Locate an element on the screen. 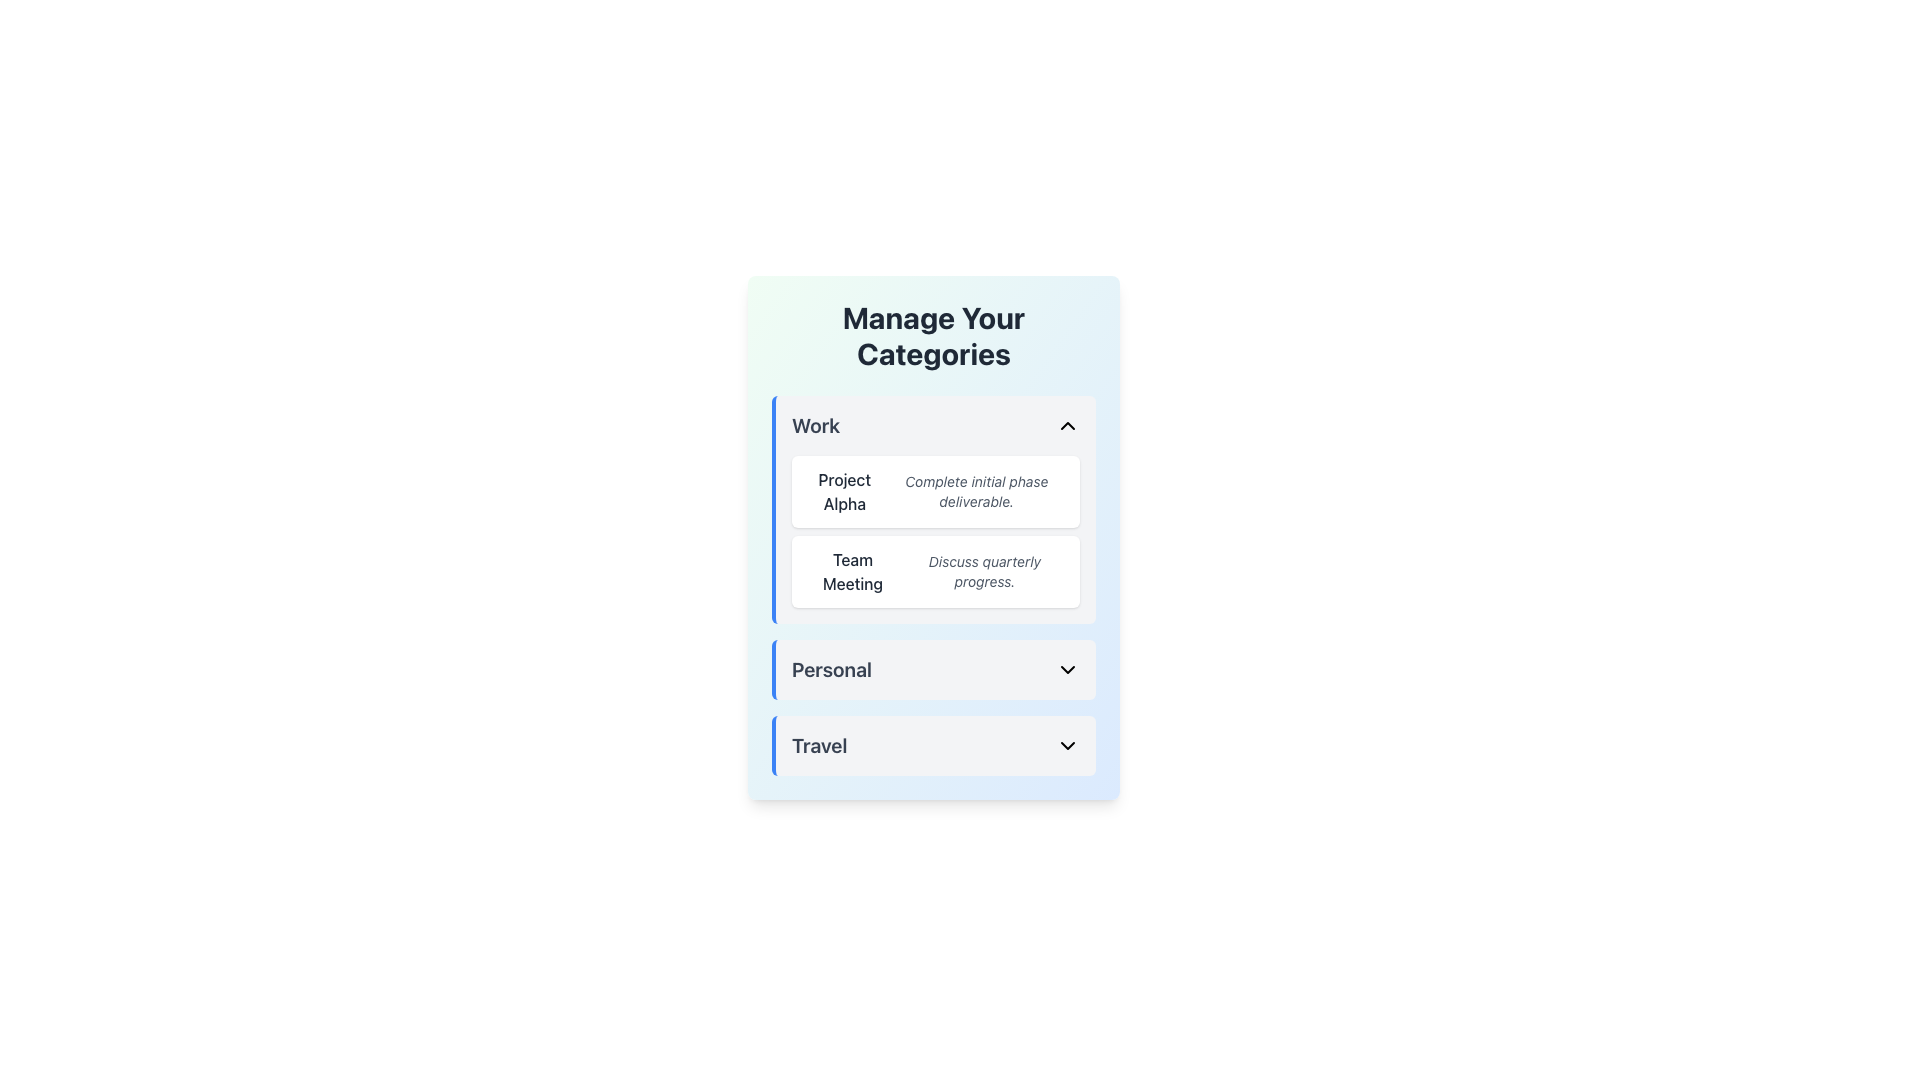 Image resolution: width=1920 pixels, height=1080 pixels. the dropdown or collapsible menu toggle for the 'Personal' category, which is the second section in a vertically stacked list located between the 'Work' and 'Travel' sections is located at coordinates (935, 670).